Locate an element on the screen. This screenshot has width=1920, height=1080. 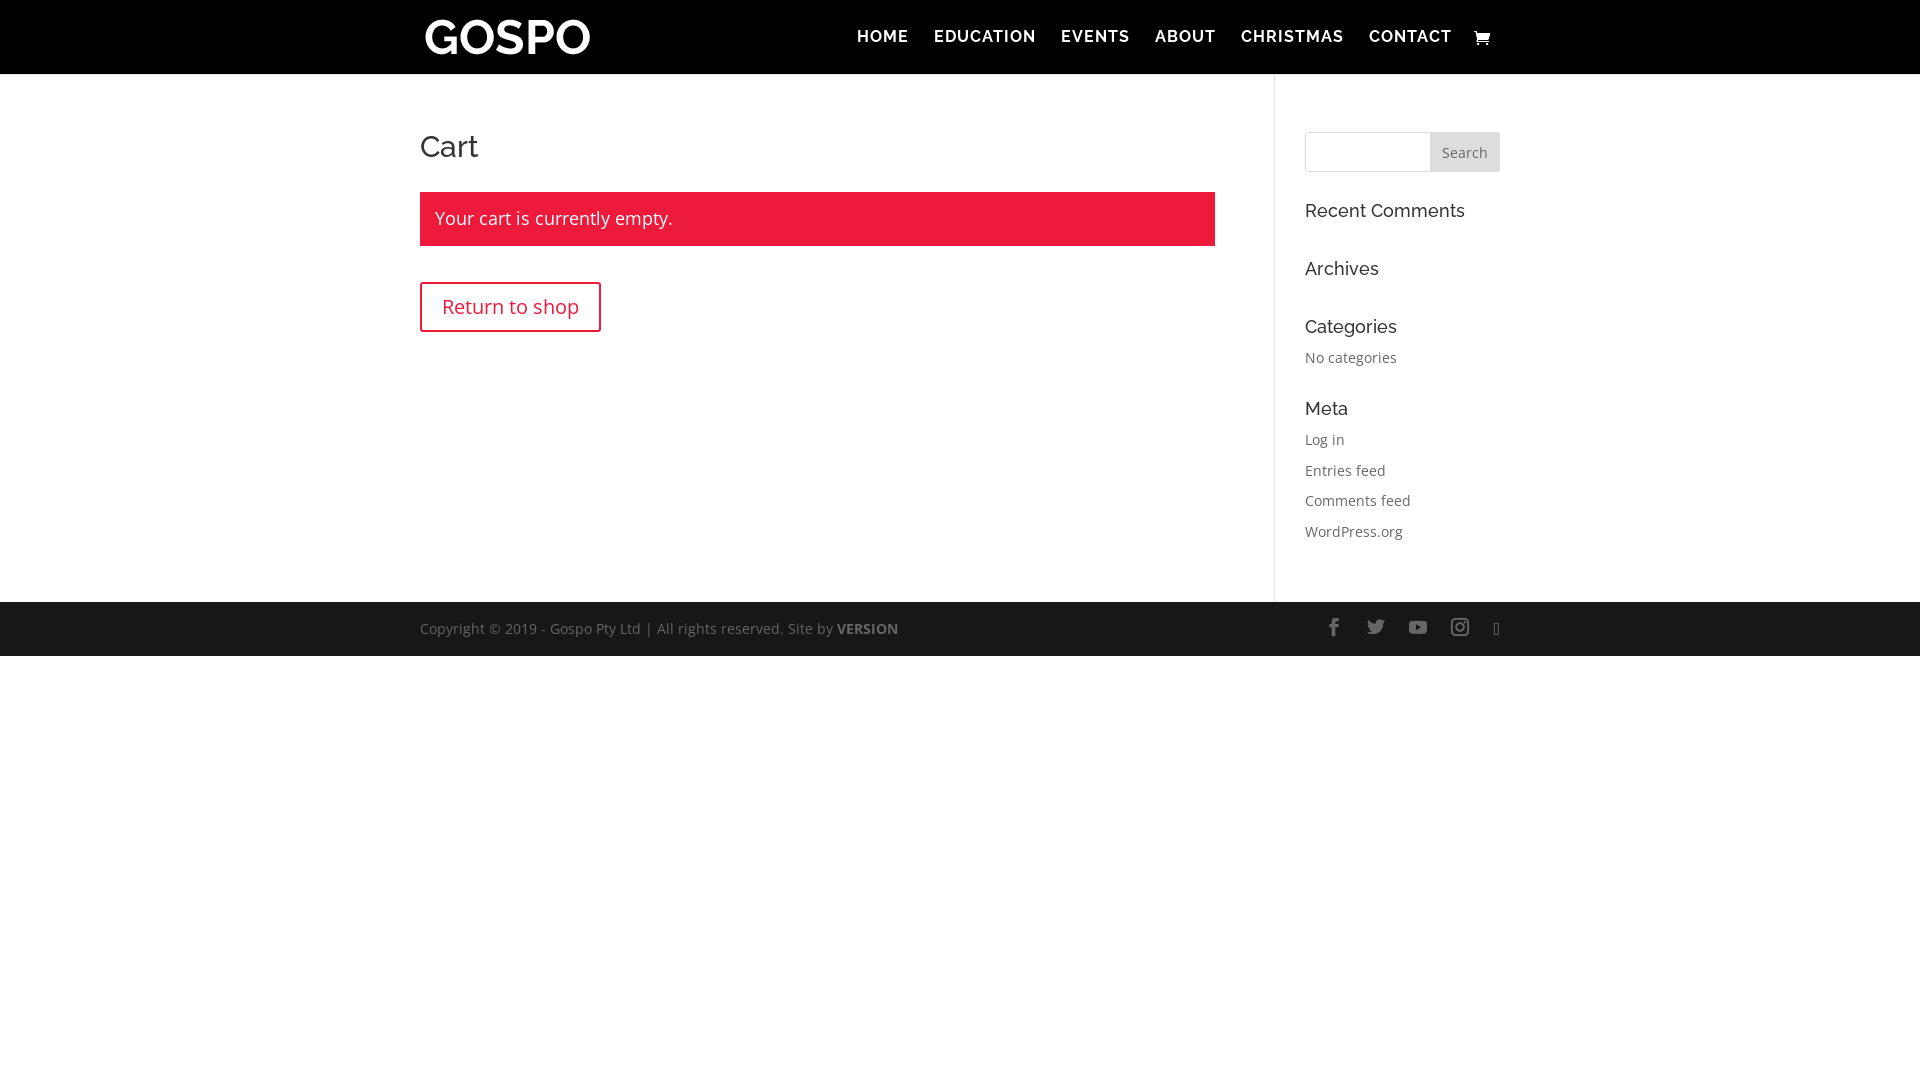
'CHRISTMAS' is located at coordinates (1292, 50).